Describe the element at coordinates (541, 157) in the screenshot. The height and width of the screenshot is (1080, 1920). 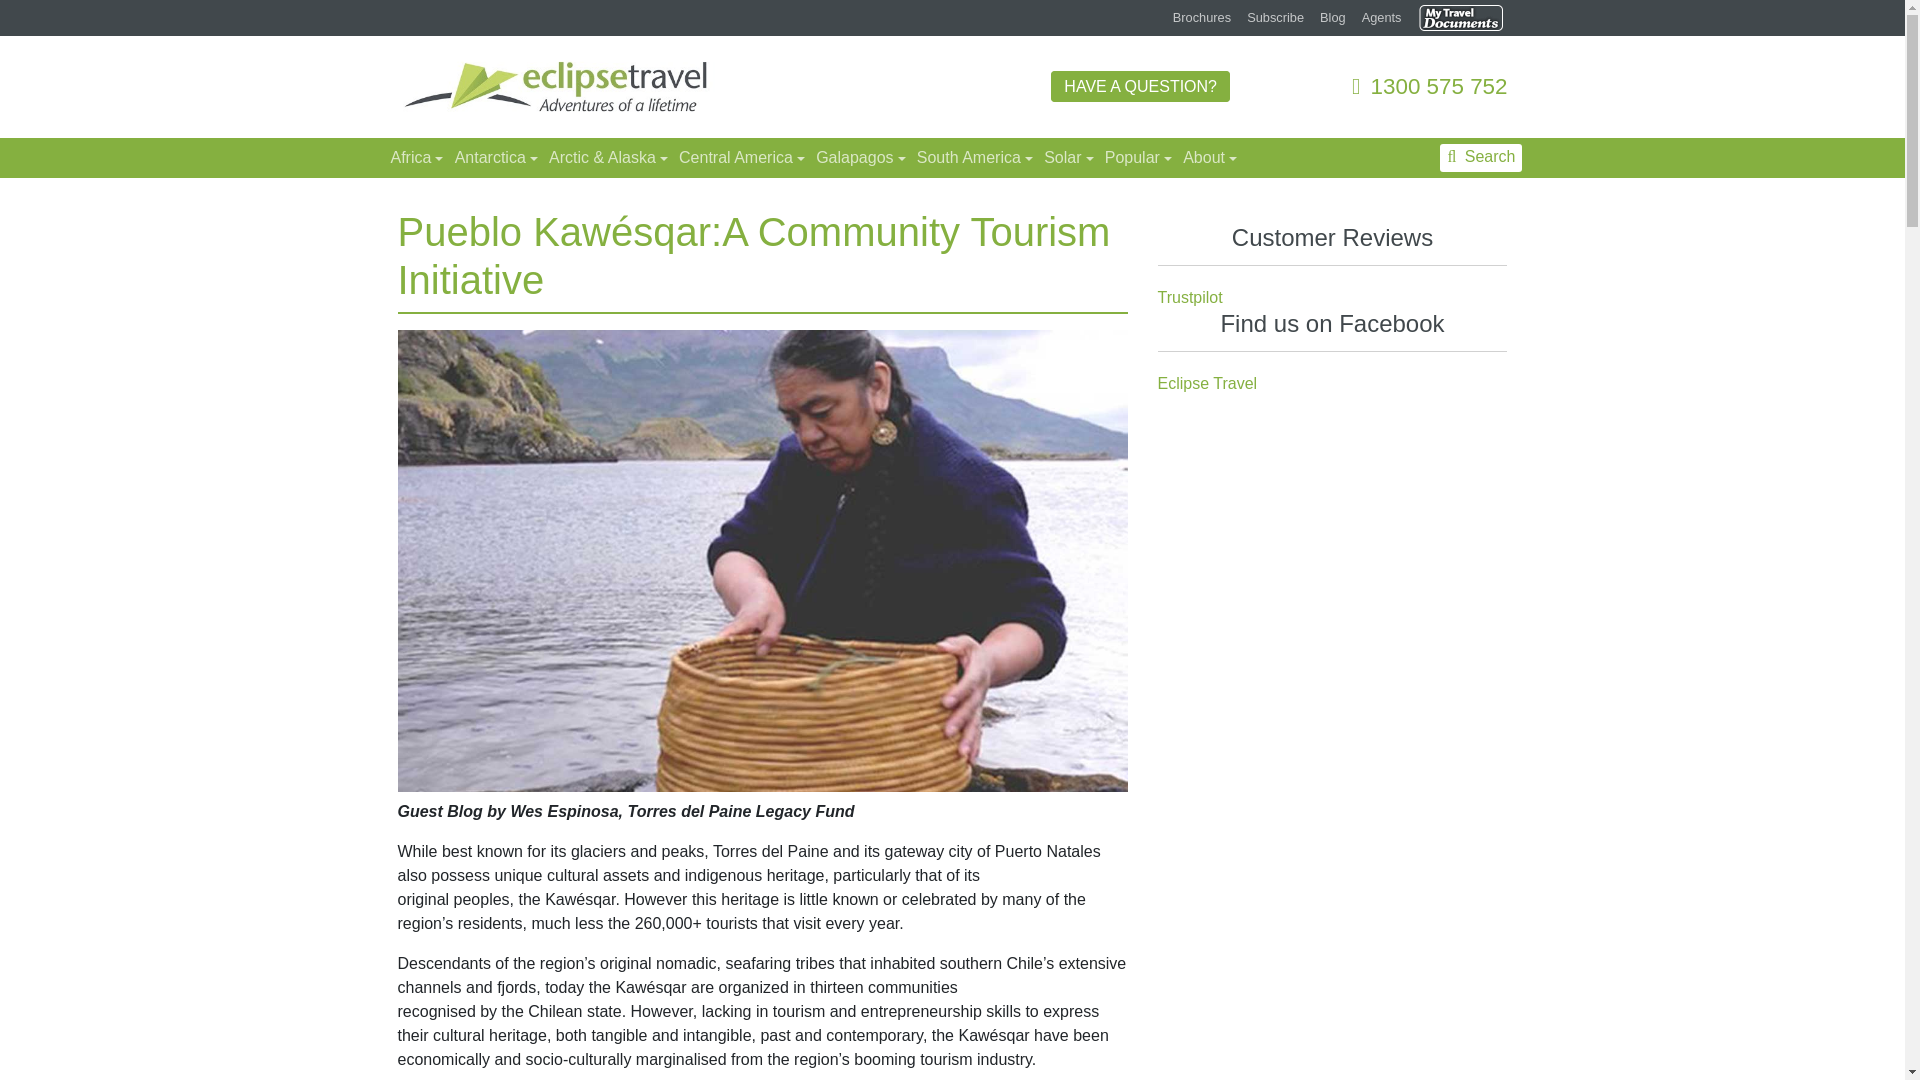
I see `'Arctic & Alaska'` at that location.